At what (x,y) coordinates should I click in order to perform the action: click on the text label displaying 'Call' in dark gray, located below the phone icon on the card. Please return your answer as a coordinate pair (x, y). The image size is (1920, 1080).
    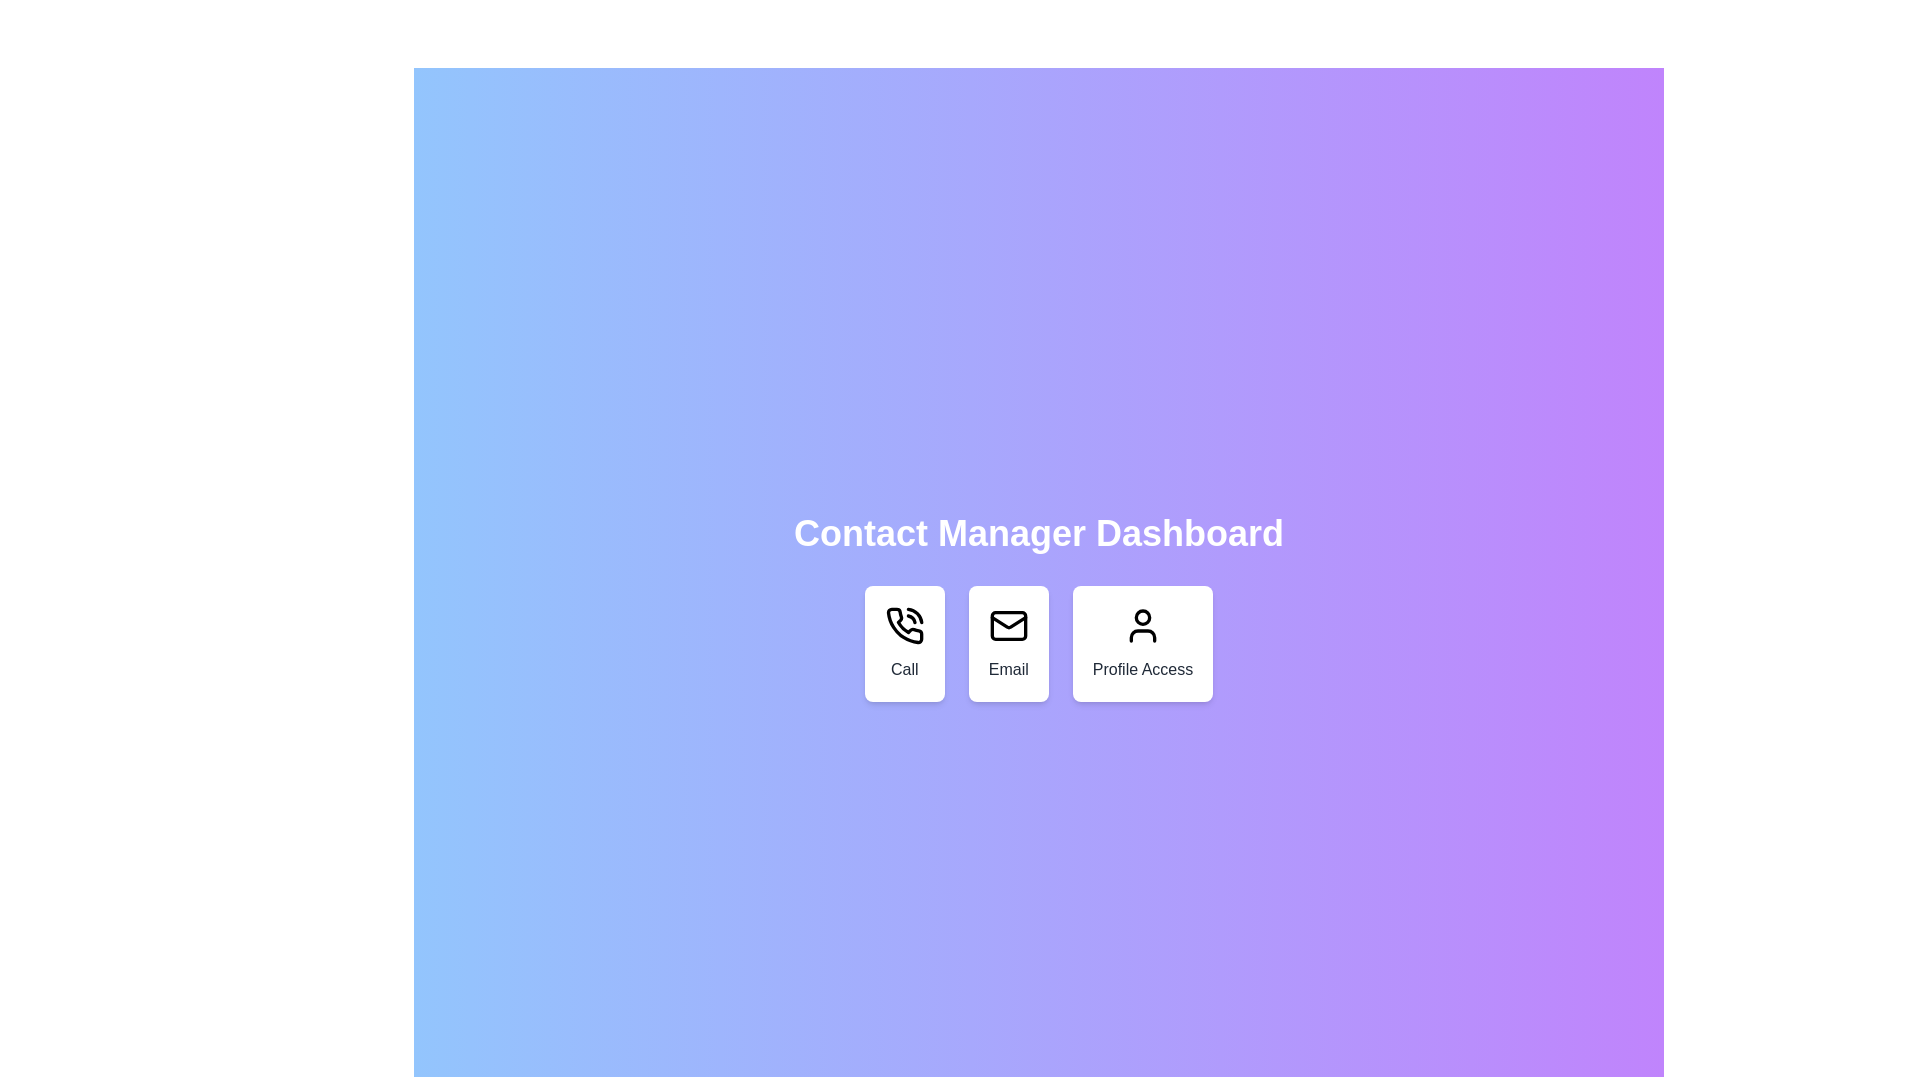
    Looking at the image, I should click on (903, 670).